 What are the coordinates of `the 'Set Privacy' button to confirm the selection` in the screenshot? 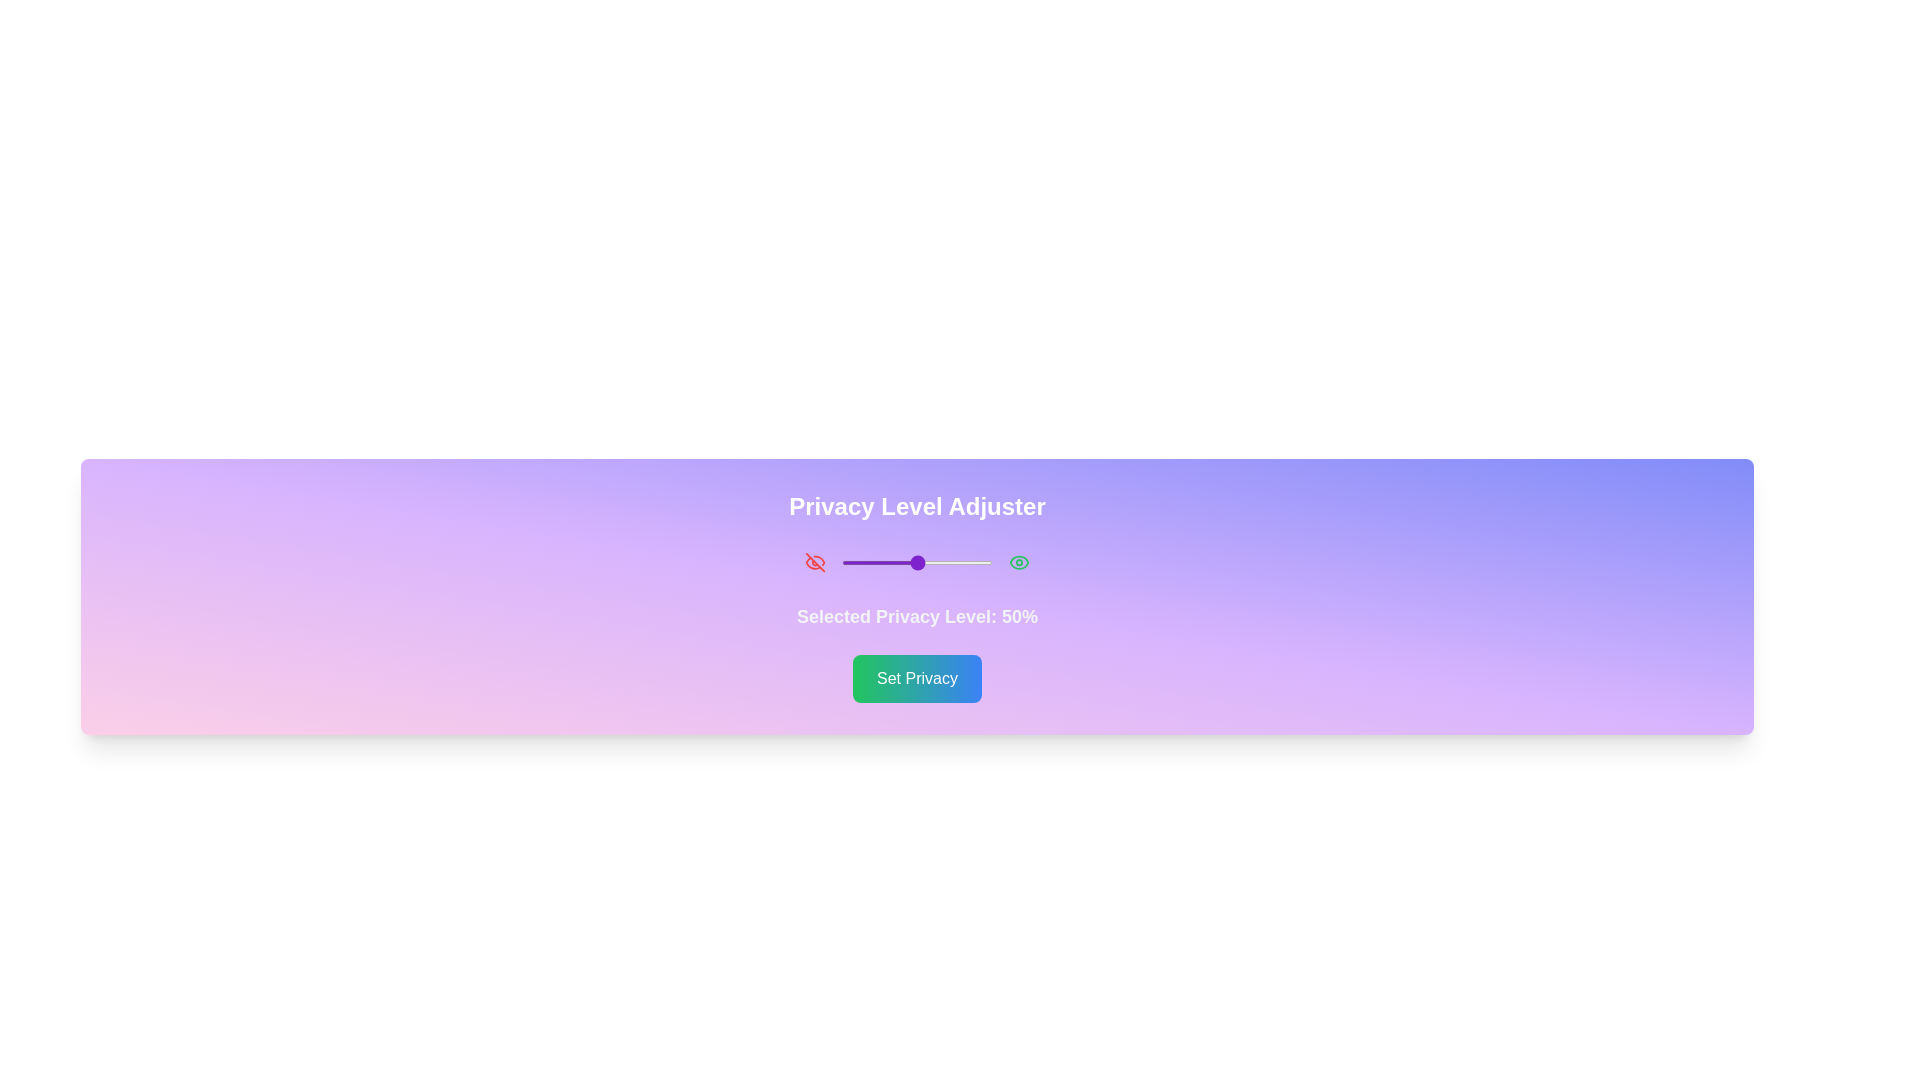 It's located at (916, 677).